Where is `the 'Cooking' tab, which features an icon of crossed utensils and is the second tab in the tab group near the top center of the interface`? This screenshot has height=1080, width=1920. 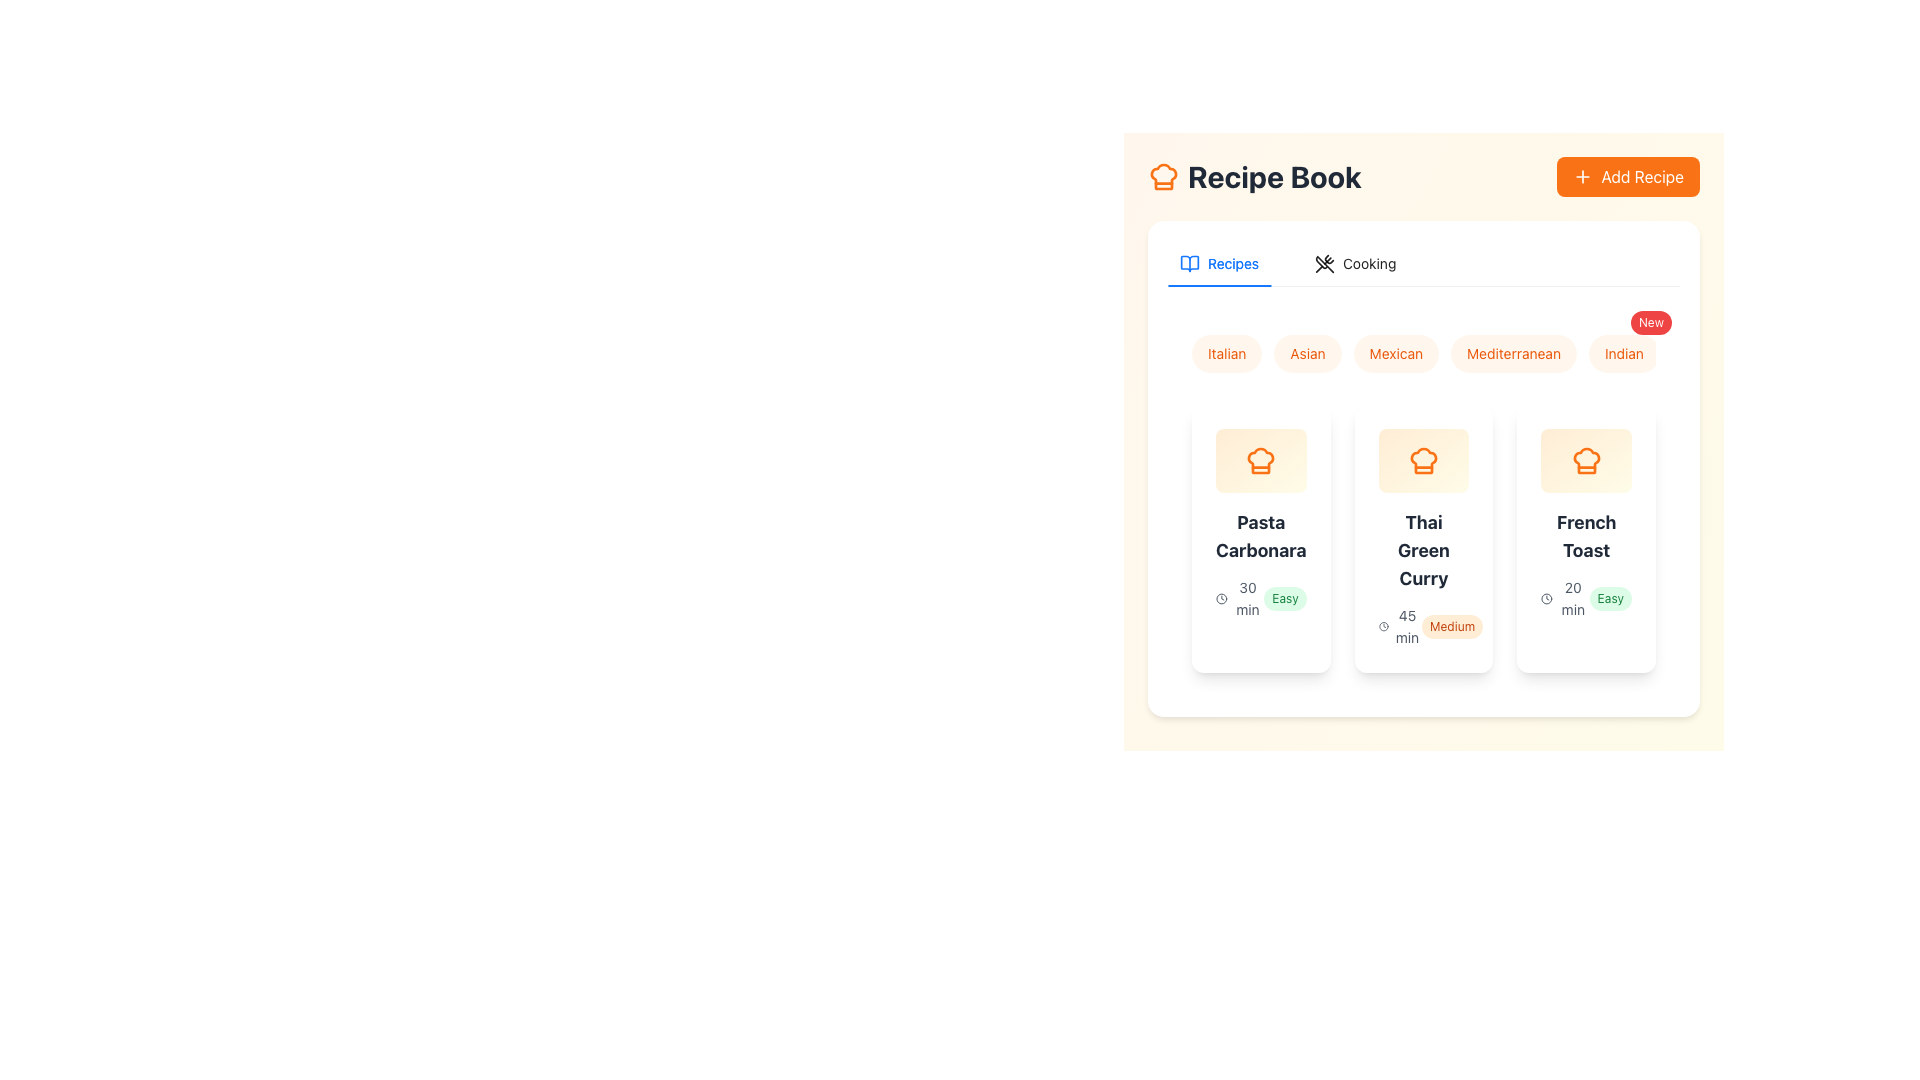
the 'Cooking' tab, which features an icon of crossed utensils and is the second tab in the tab group near the top center of the interface is located at coordinates (1355, 262).